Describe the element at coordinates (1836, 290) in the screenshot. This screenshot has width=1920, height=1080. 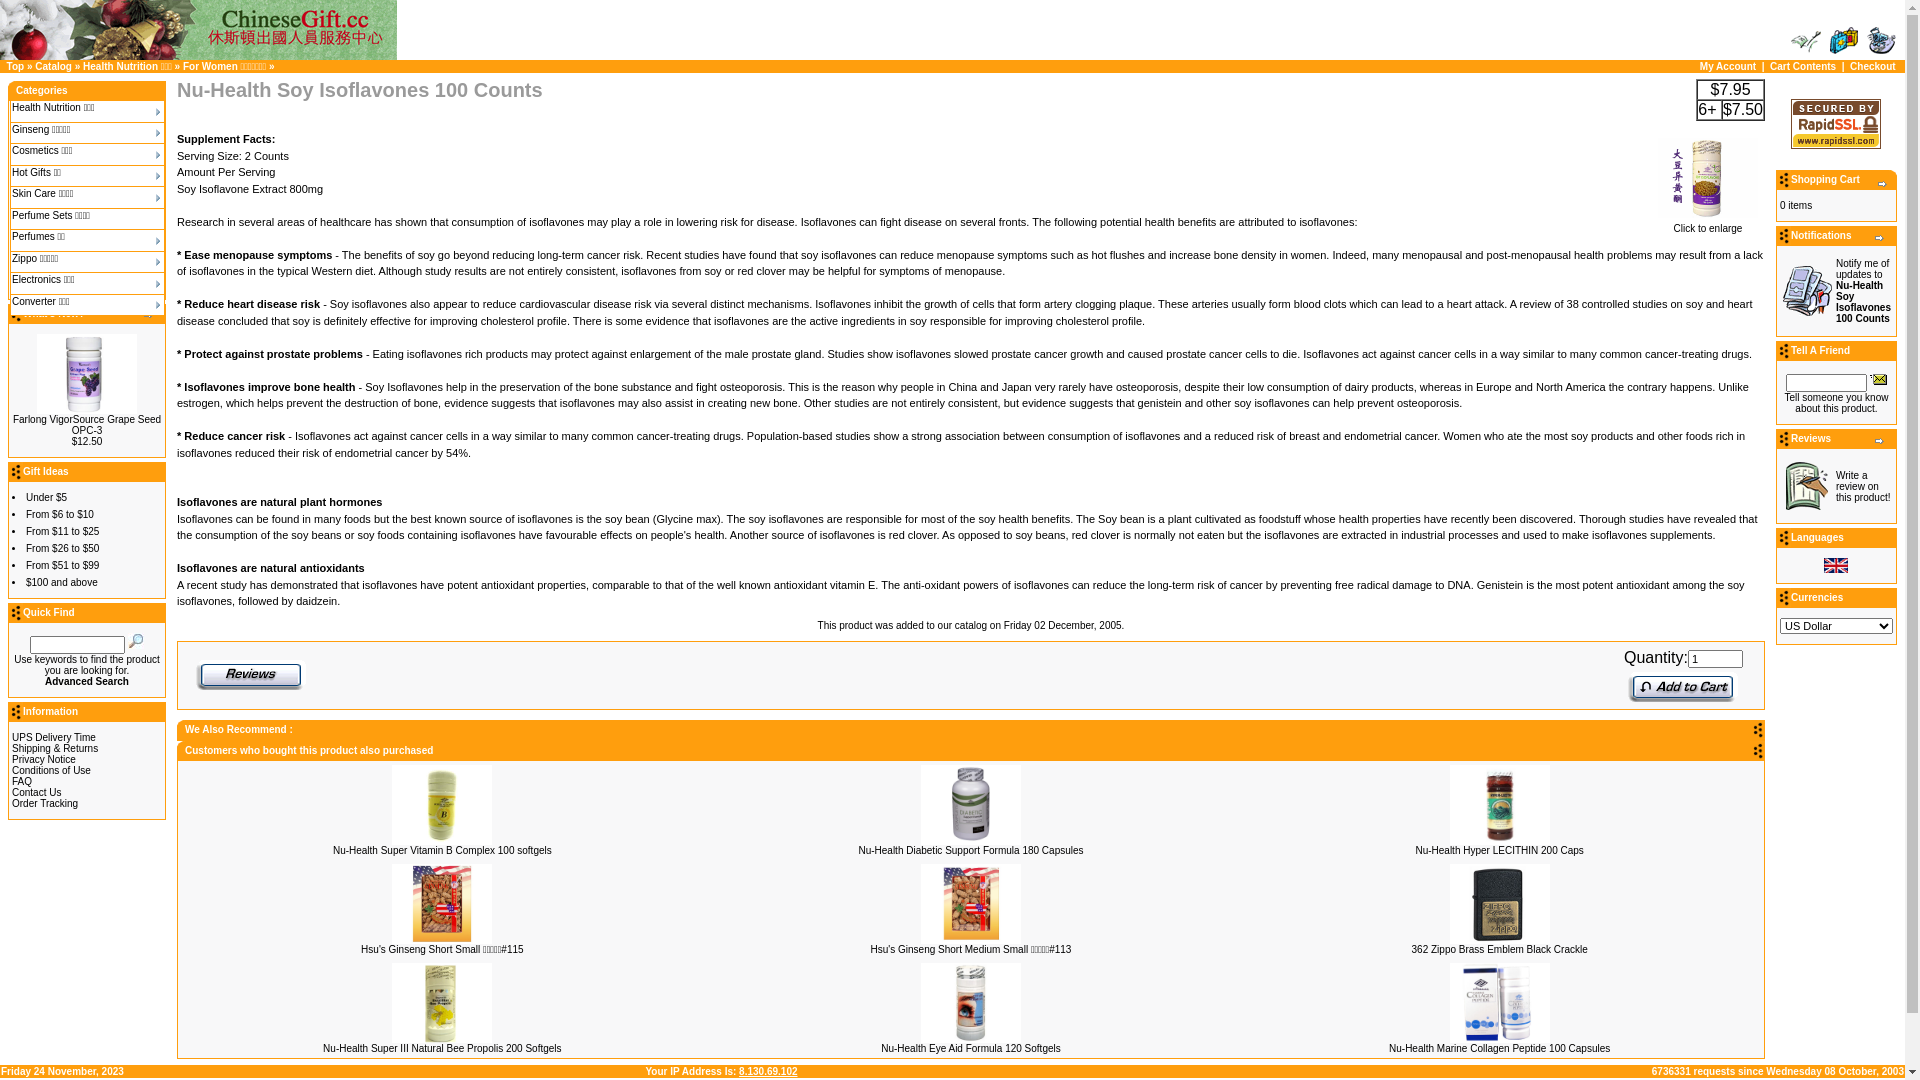
I see `'Notify me of updates to Nu-Health Soy Isoflavones 100 Counts'` at that location.